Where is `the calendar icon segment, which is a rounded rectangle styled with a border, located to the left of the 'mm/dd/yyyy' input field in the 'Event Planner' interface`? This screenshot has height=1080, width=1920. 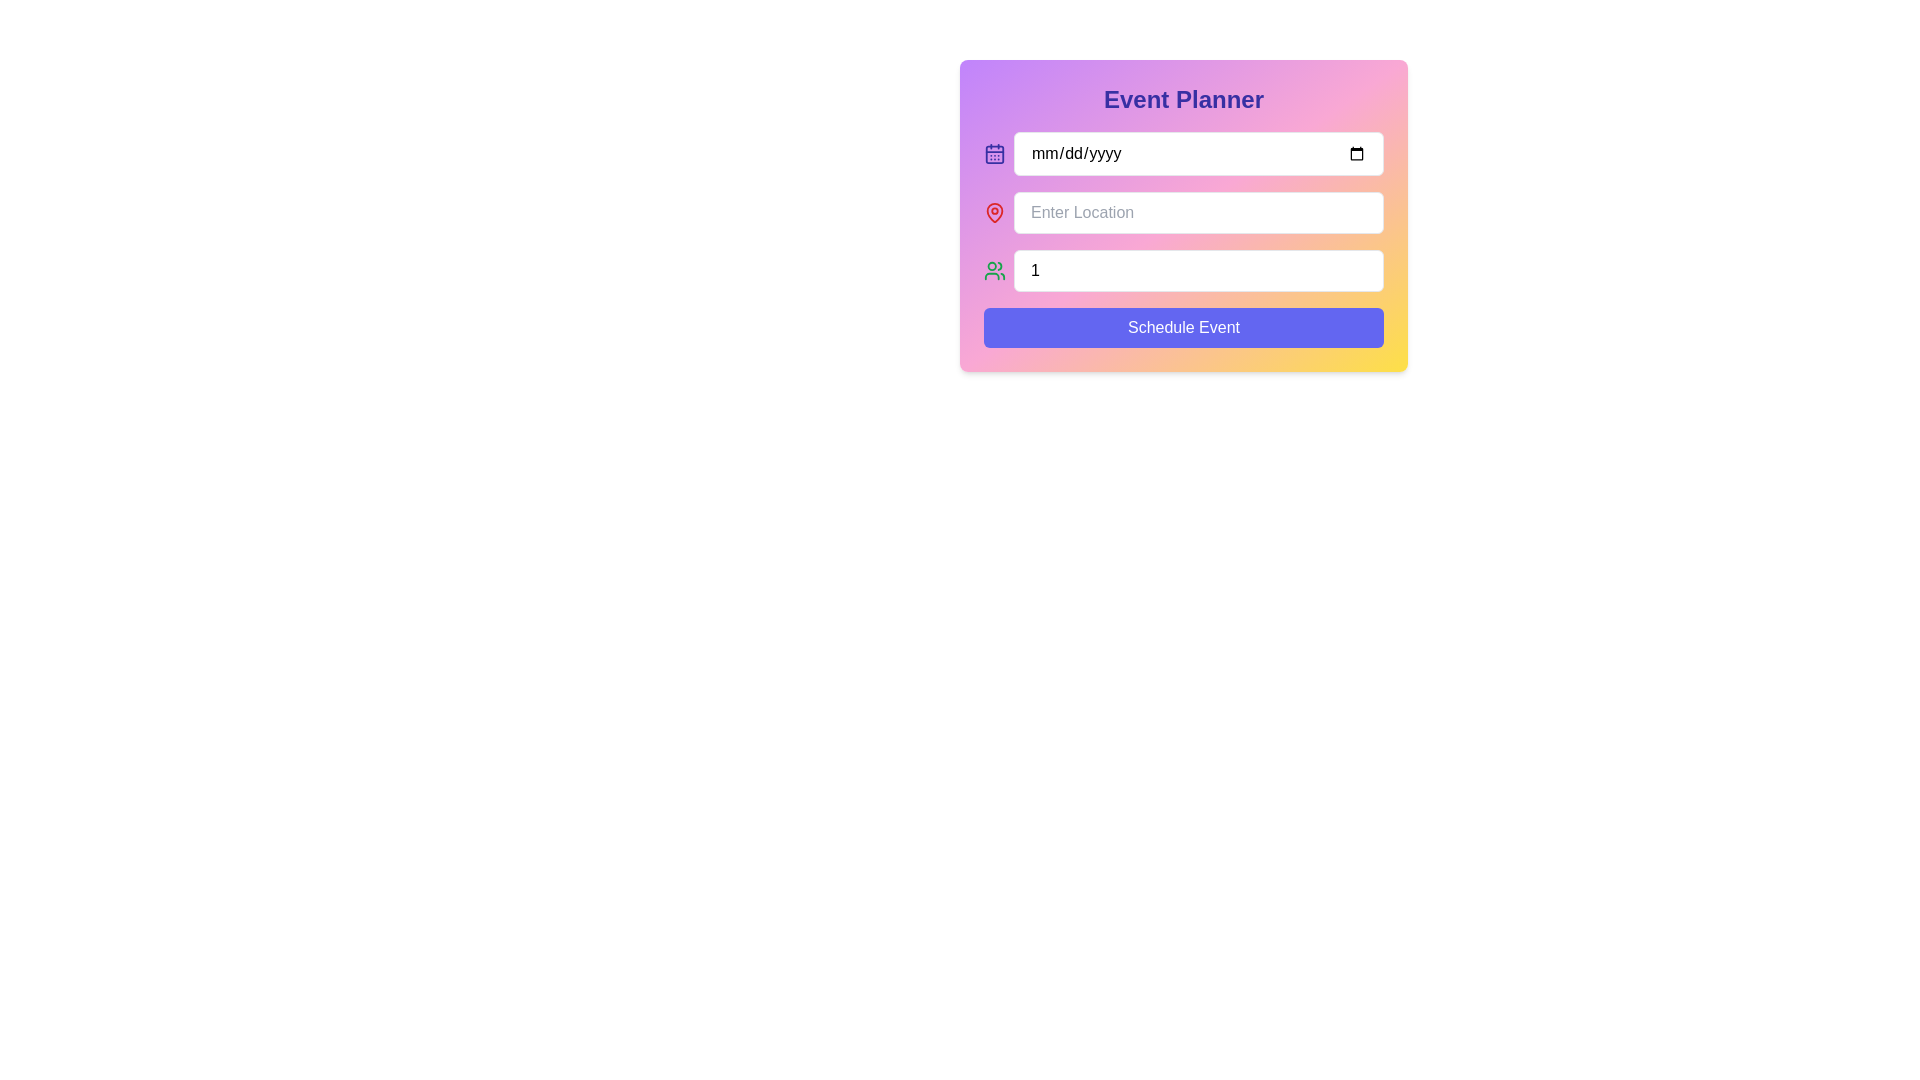
the calendar icon segment, which is a rounded rectangle styled with a border, located to the left of the 'mm/dd/yyyy' input field in the 'Event Planner' interface is located at coordinates (994, 153).